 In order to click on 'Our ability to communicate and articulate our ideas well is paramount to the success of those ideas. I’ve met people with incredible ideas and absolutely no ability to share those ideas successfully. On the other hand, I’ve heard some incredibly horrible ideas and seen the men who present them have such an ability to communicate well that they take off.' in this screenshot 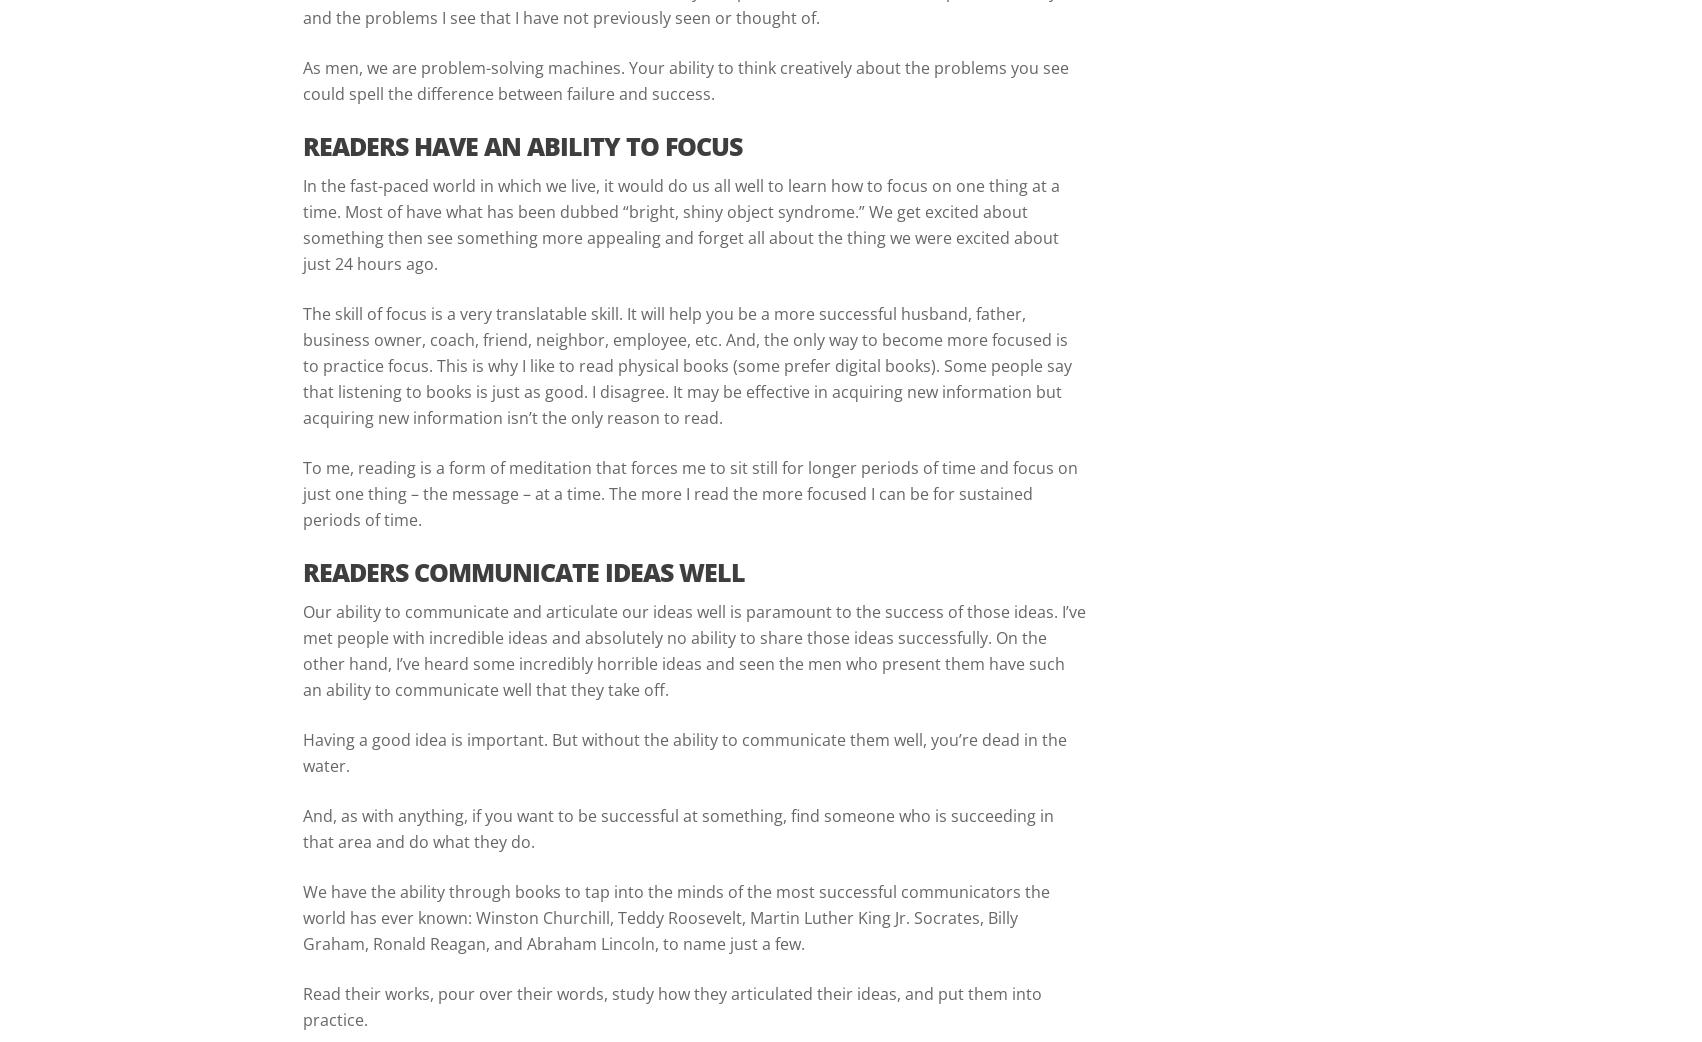, I will do `click(694, 649)`.